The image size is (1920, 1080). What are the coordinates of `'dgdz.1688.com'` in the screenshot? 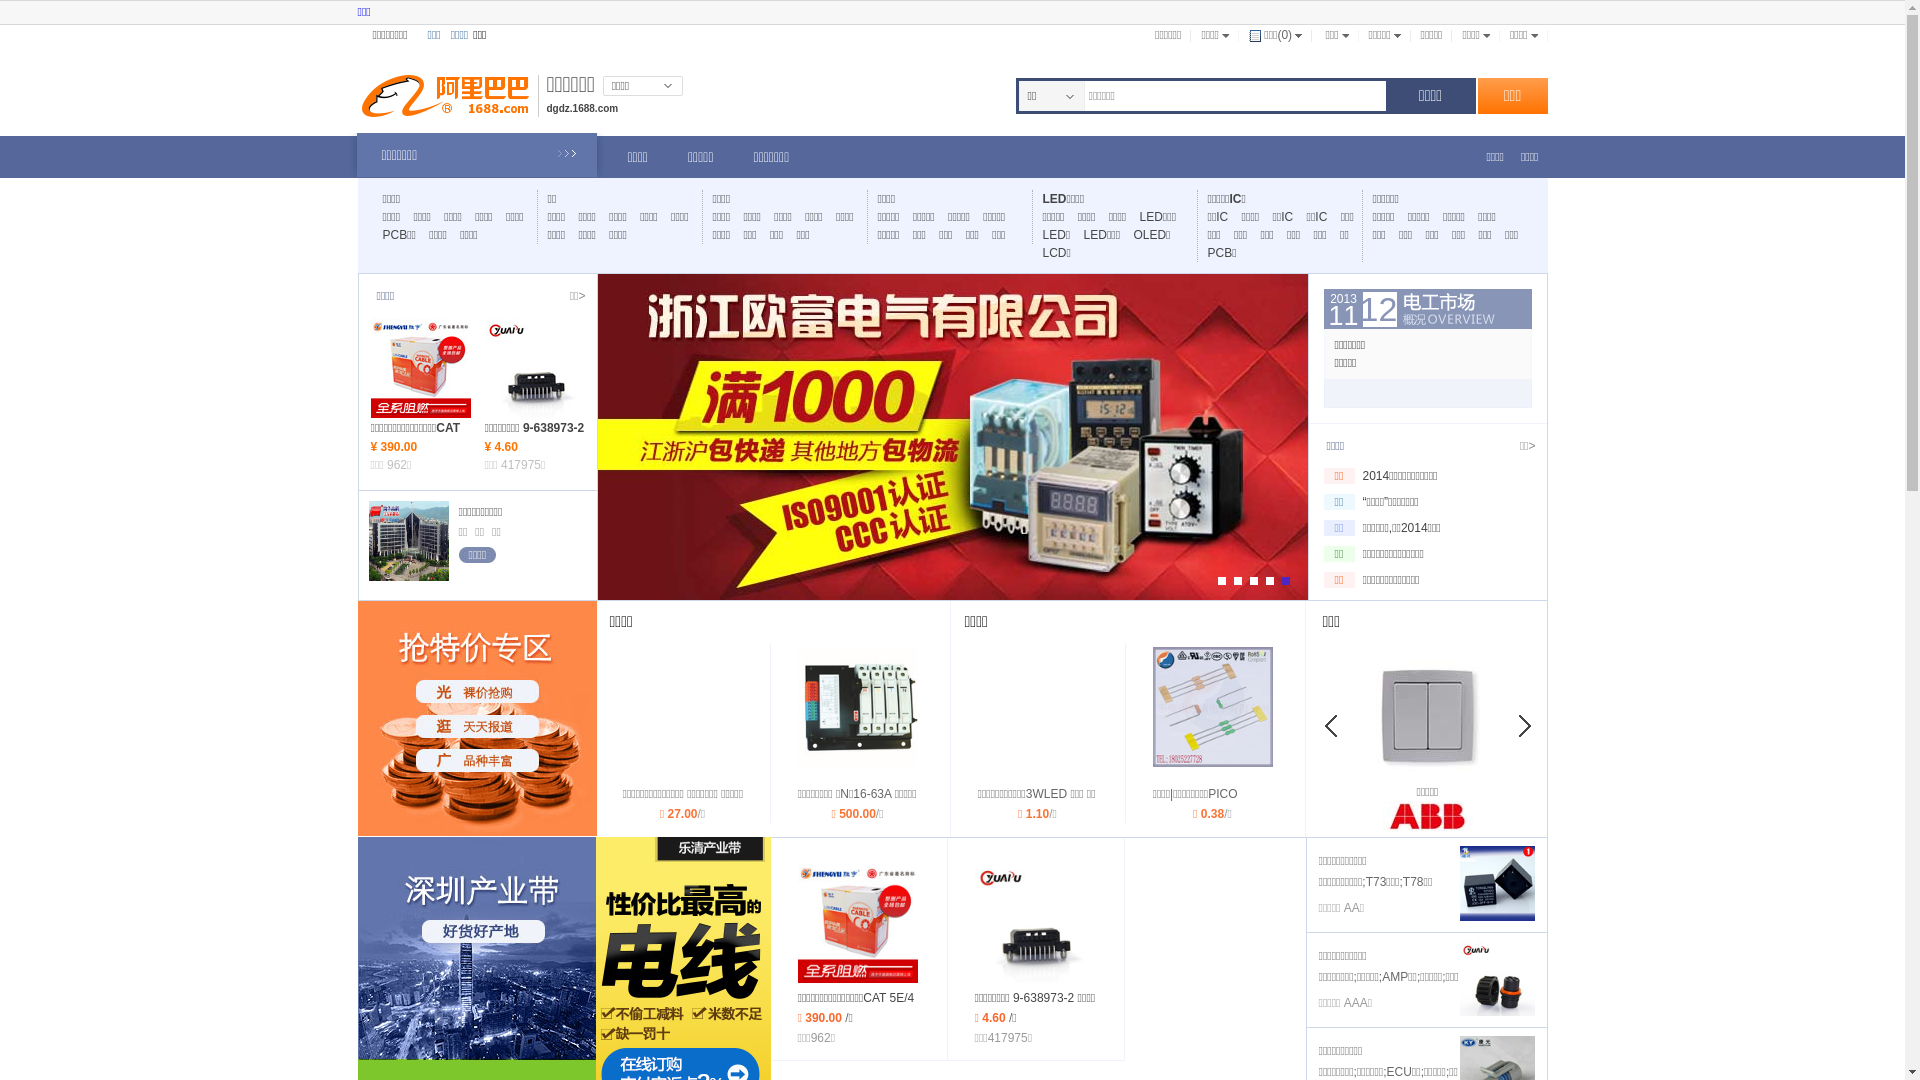 It's located at (580, 108).